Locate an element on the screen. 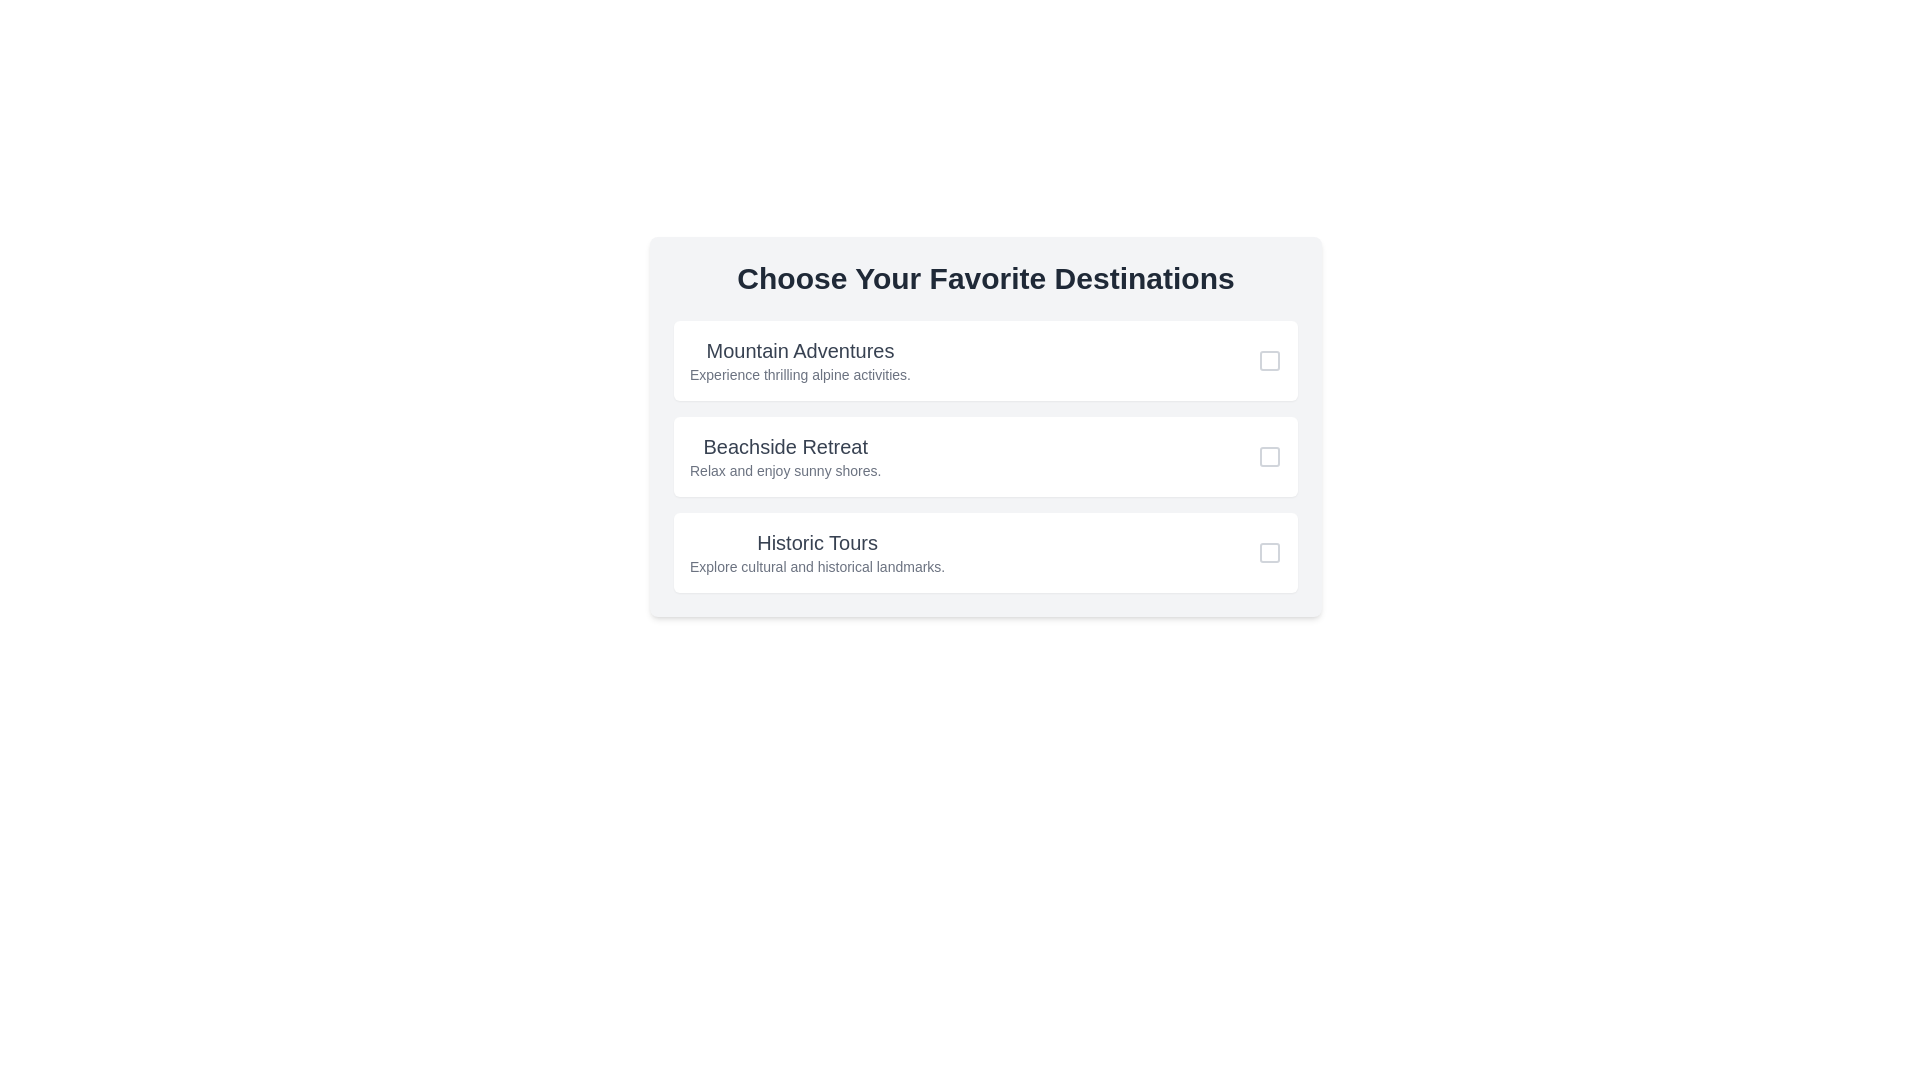  the Text Label element containing the text 'Explore cultural and historical landmarks.' which is located below the heading 'Historic Tours' is located at coordinates (817, 567).